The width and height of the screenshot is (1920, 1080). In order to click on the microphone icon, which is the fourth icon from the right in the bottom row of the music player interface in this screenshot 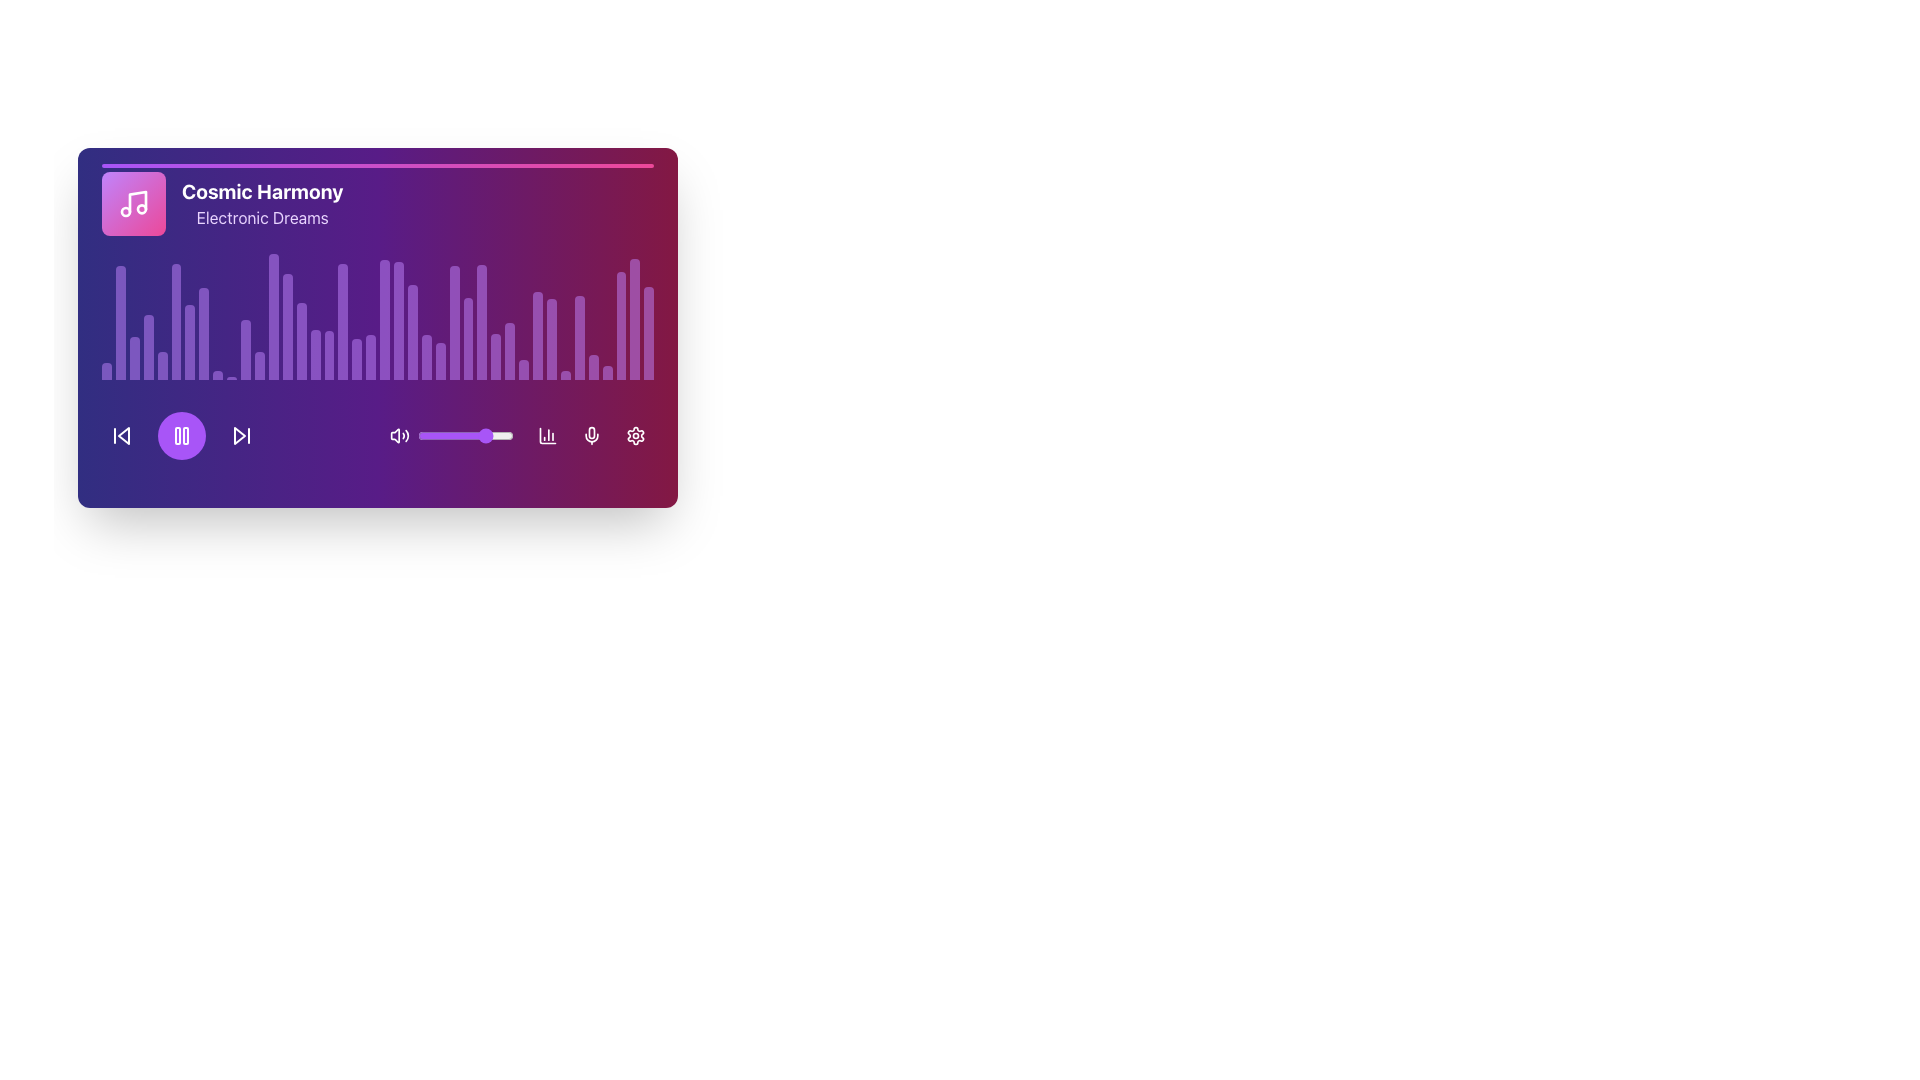, I will do `click(590, 434)`.